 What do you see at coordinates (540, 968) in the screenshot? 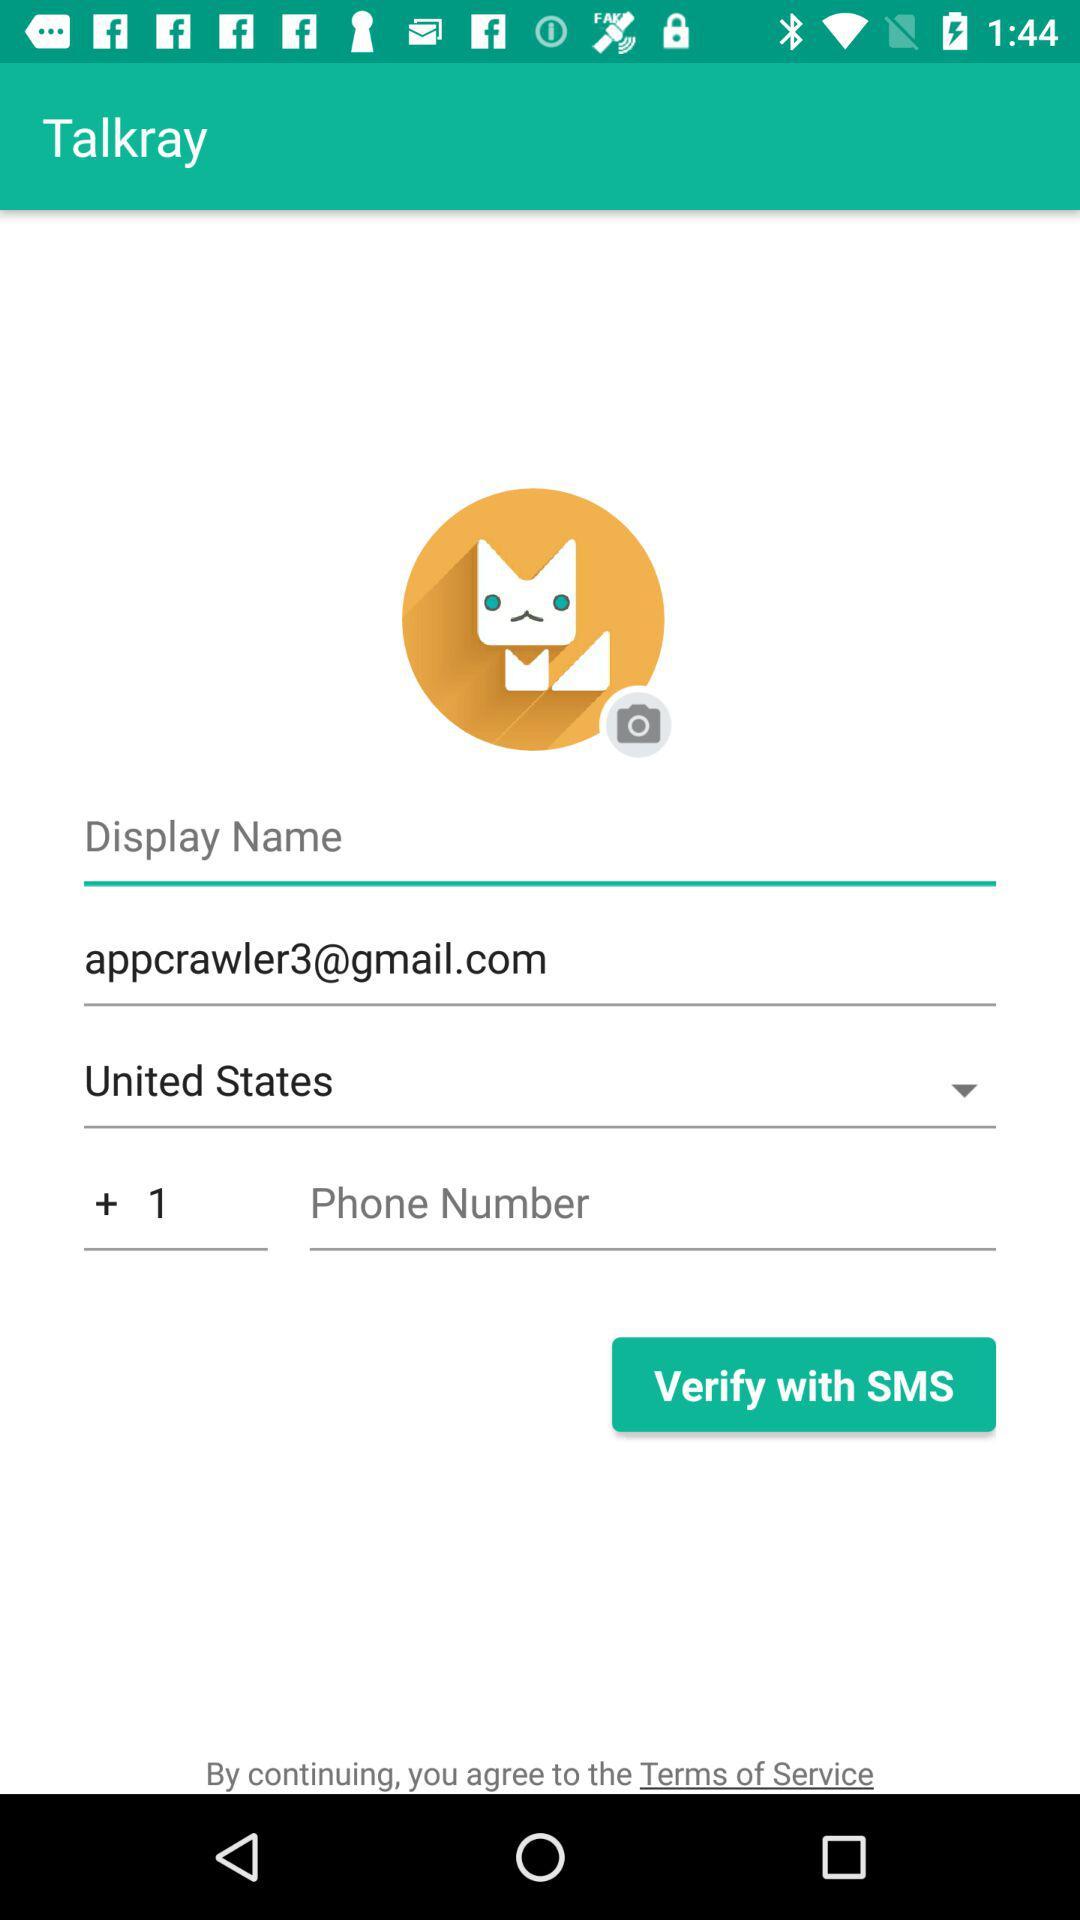
I see `icon above united states icon` at bounding box center [540, 968].